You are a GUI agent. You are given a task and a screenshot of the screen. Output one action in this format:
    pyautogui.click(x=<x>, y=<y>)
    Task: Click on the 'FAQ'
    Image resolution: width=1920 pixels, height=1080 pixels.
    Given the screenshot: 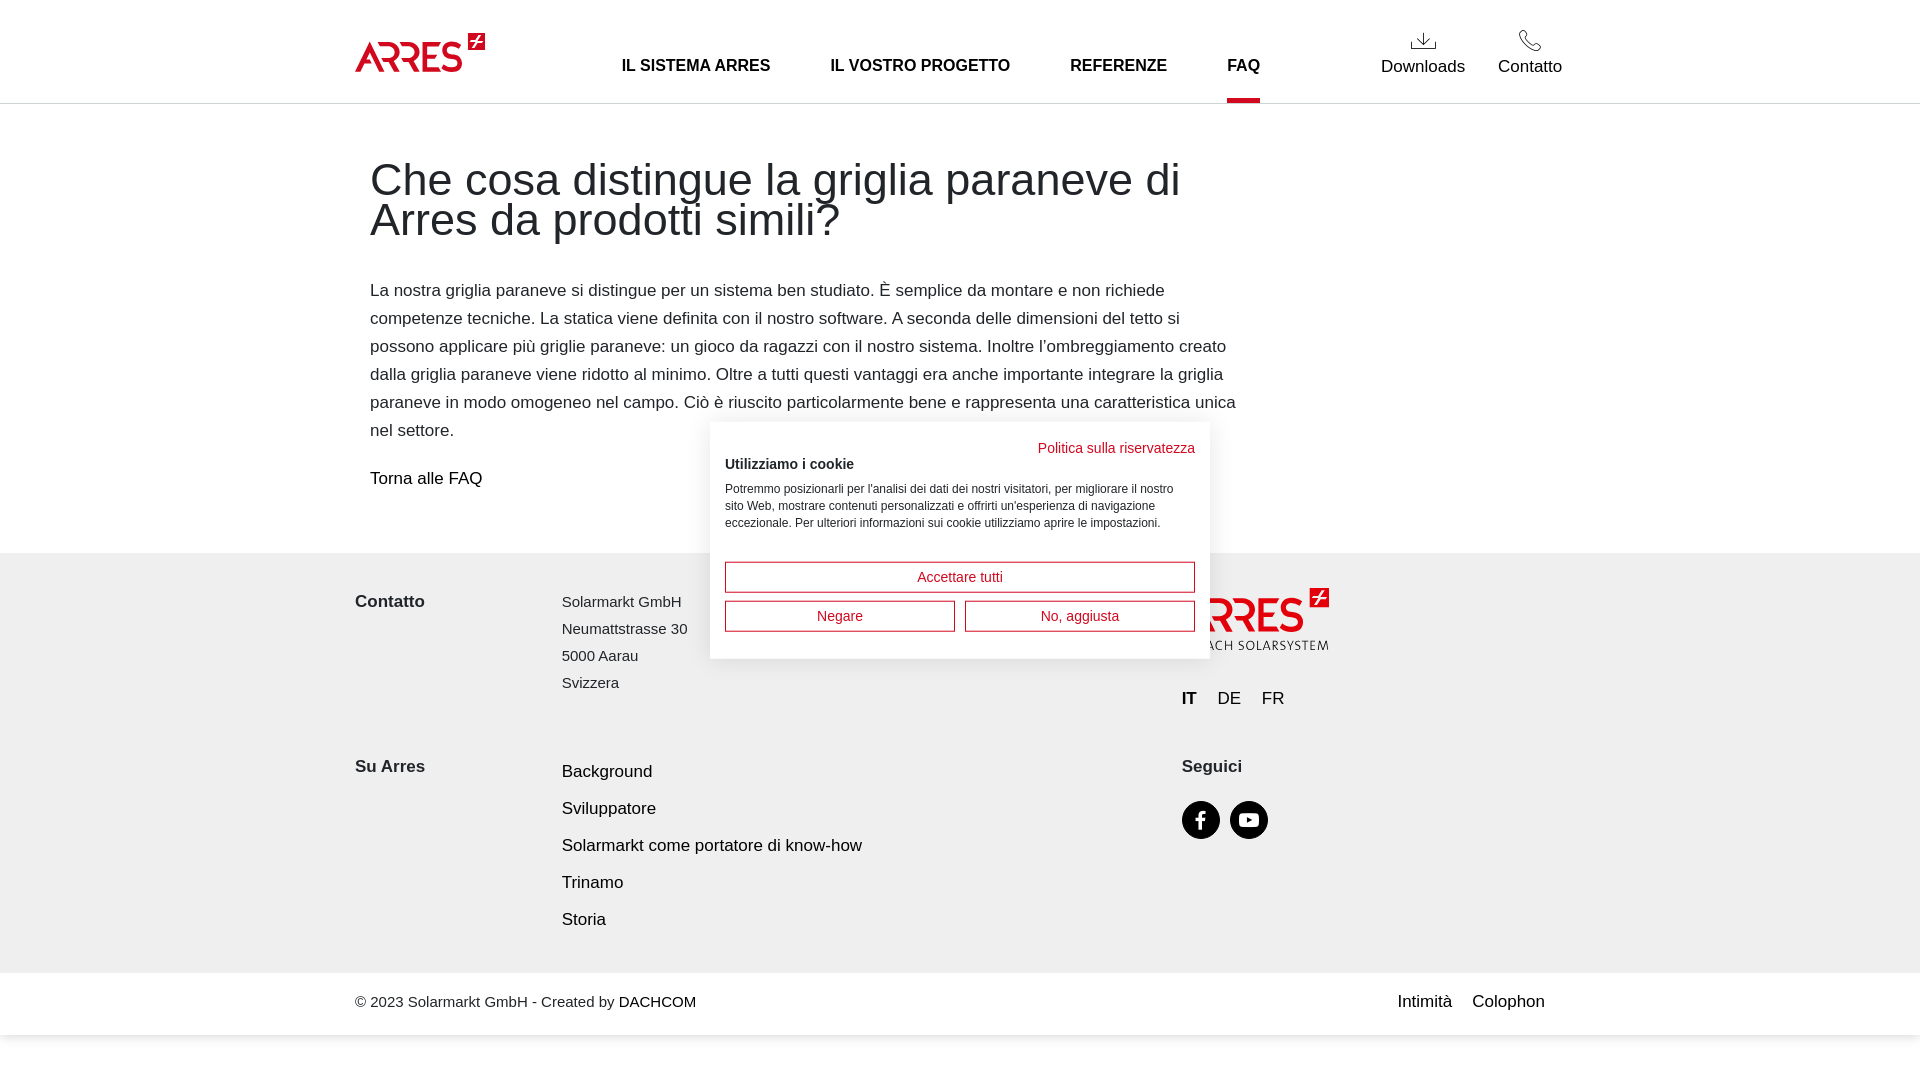 What is the action you would take?
    pyautogui.click(x=1242, y=64)
    